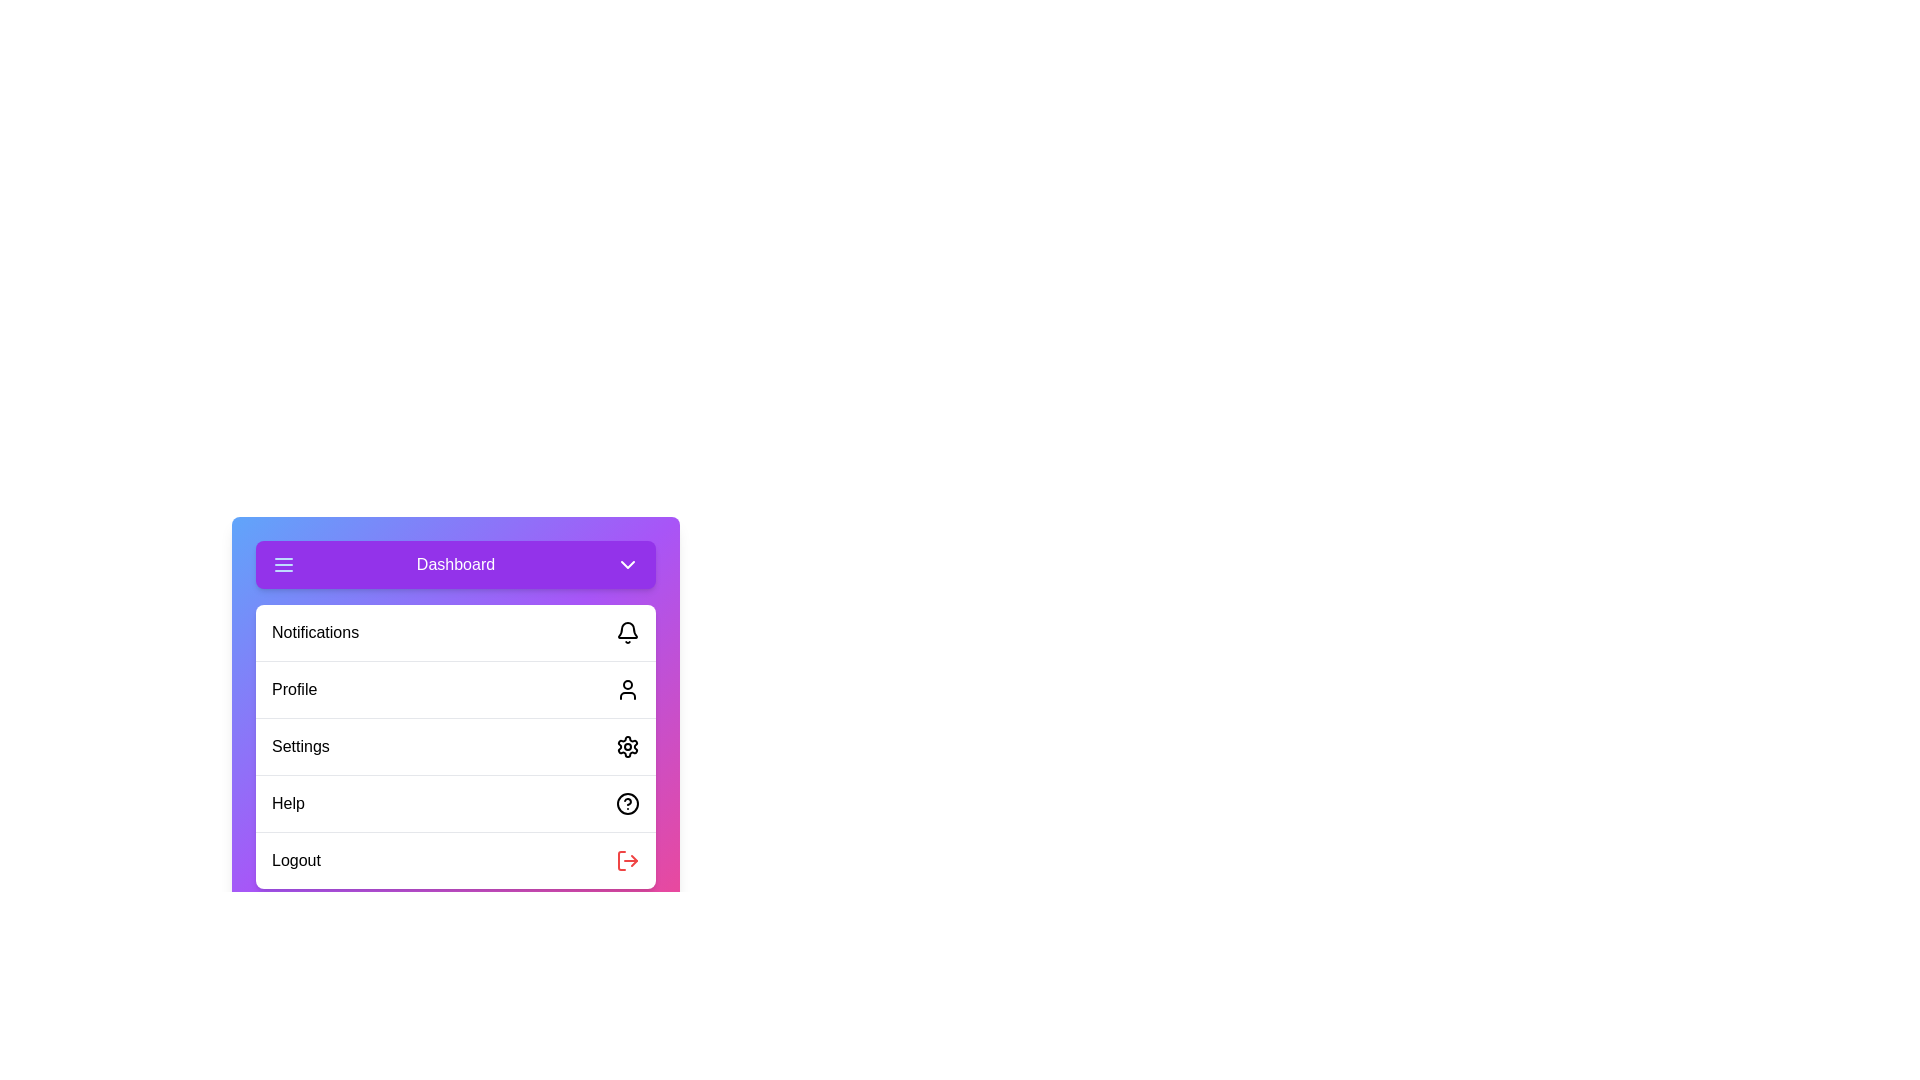 The image size is (1920, 1080). Describe the element at coordinates (455, 746) in the screenshot. I see `the menu item labeled Settings to view its hover effect` at that location.